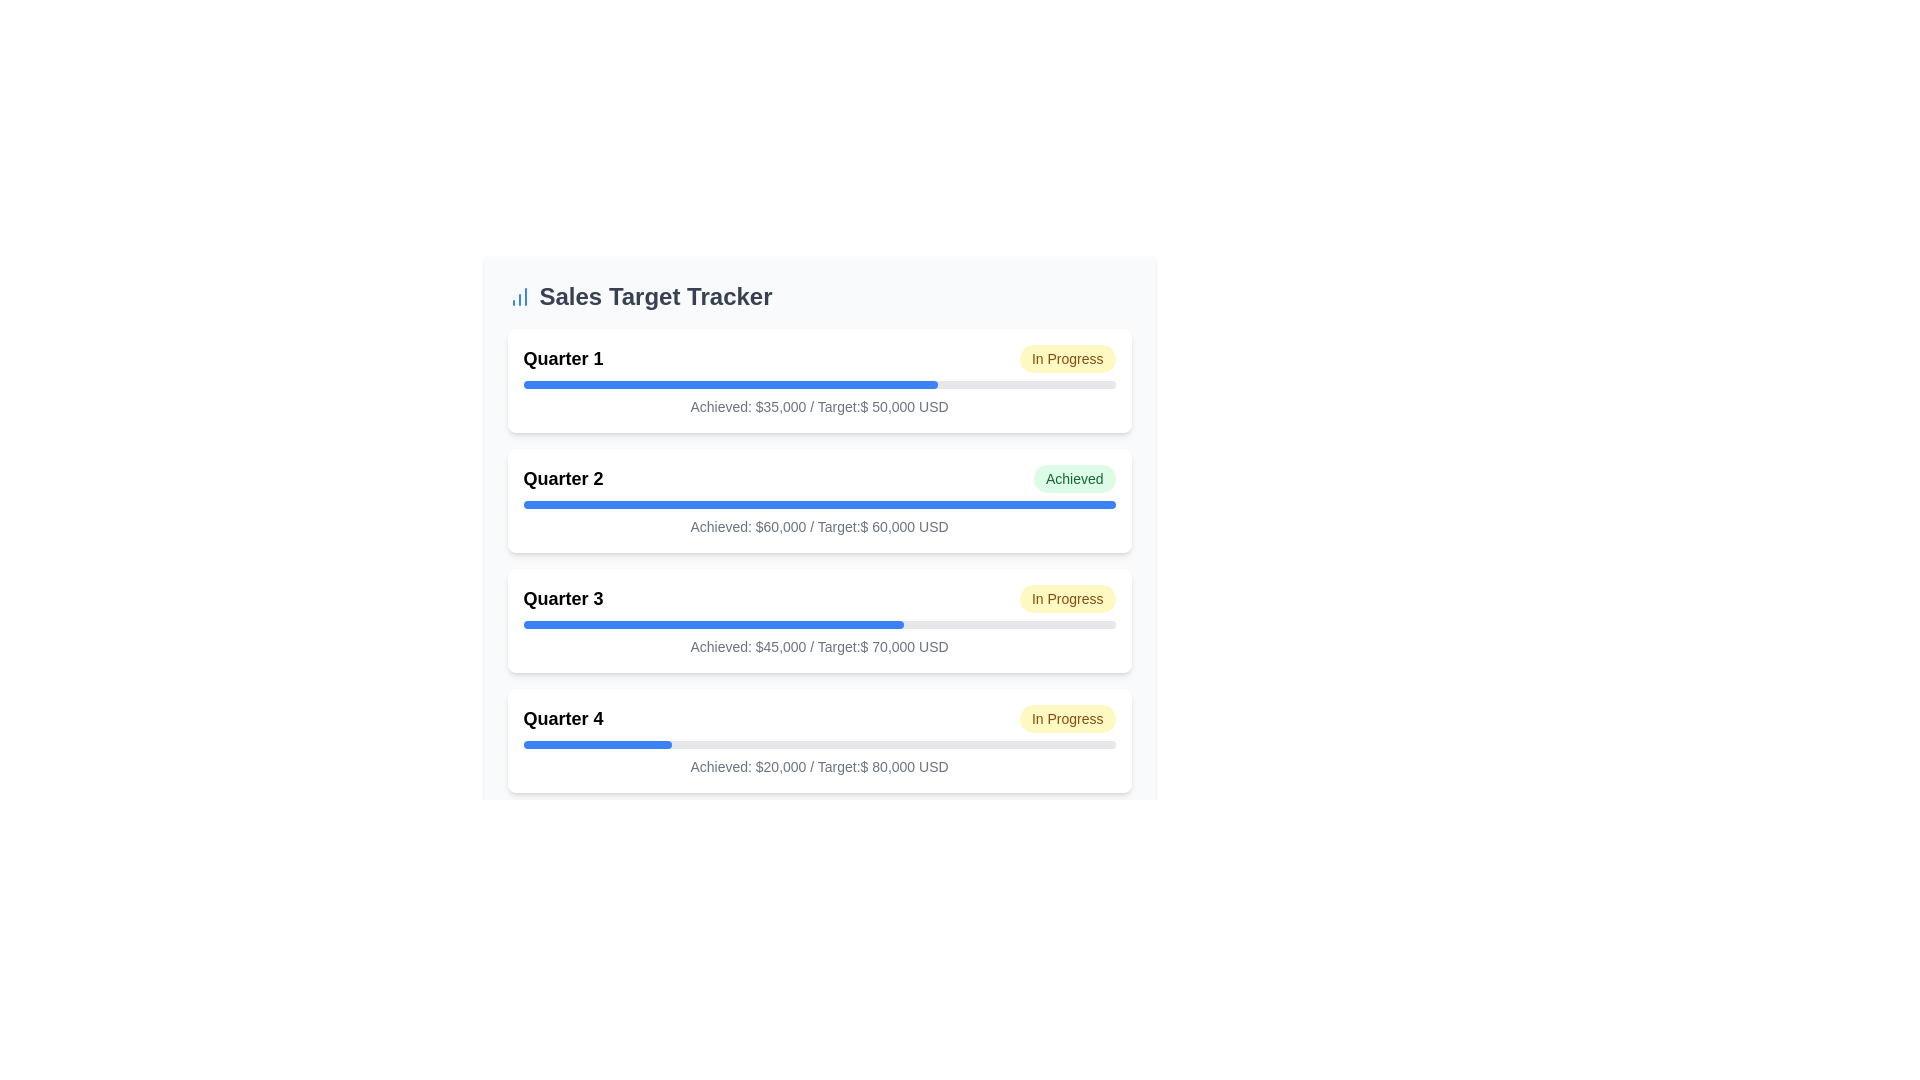 Image resolution: width=1920 pixels, height=1080 pixels. What do you see at coordinates (1073, 478) in the screenshot?
I see `the Status label indicating the achievement of the target for Quarter 2, which is non-interactive and serves as an informational display` at bounding box center [1073, 478].